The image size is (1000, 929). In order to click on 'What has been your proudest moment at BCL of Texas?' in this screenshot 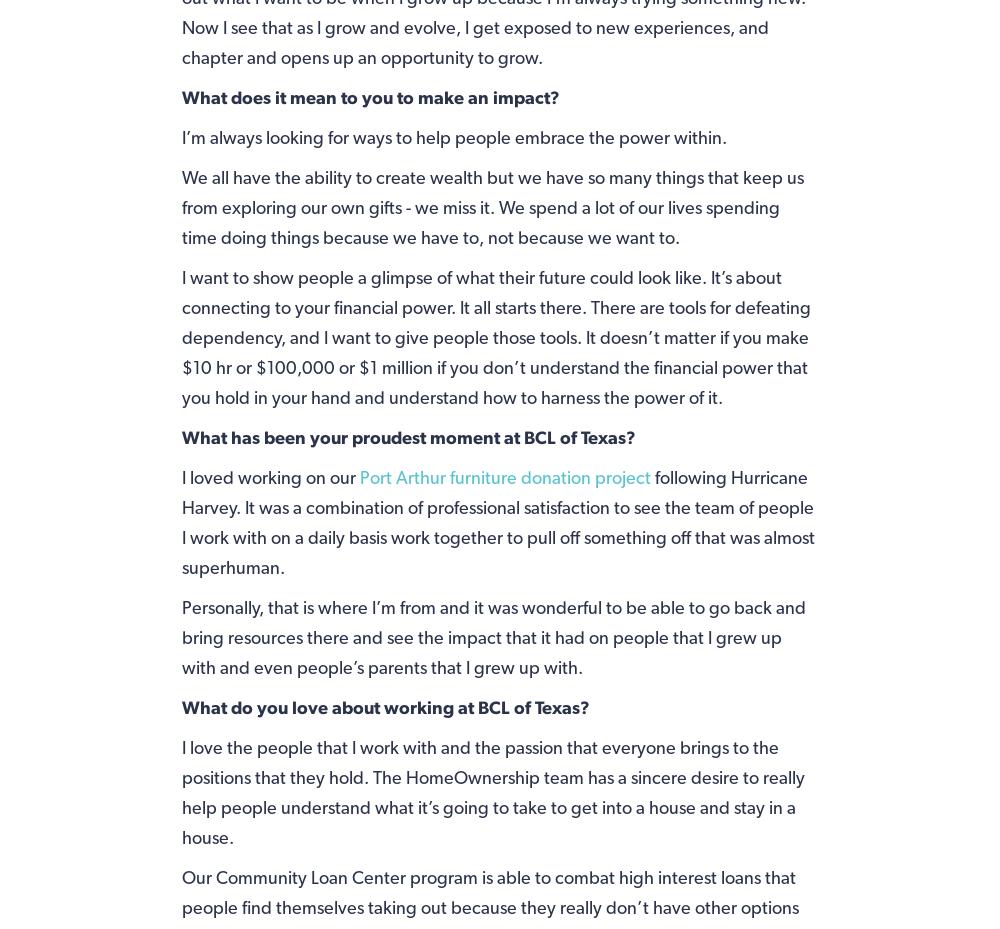, I will do `click(408, 435)`.